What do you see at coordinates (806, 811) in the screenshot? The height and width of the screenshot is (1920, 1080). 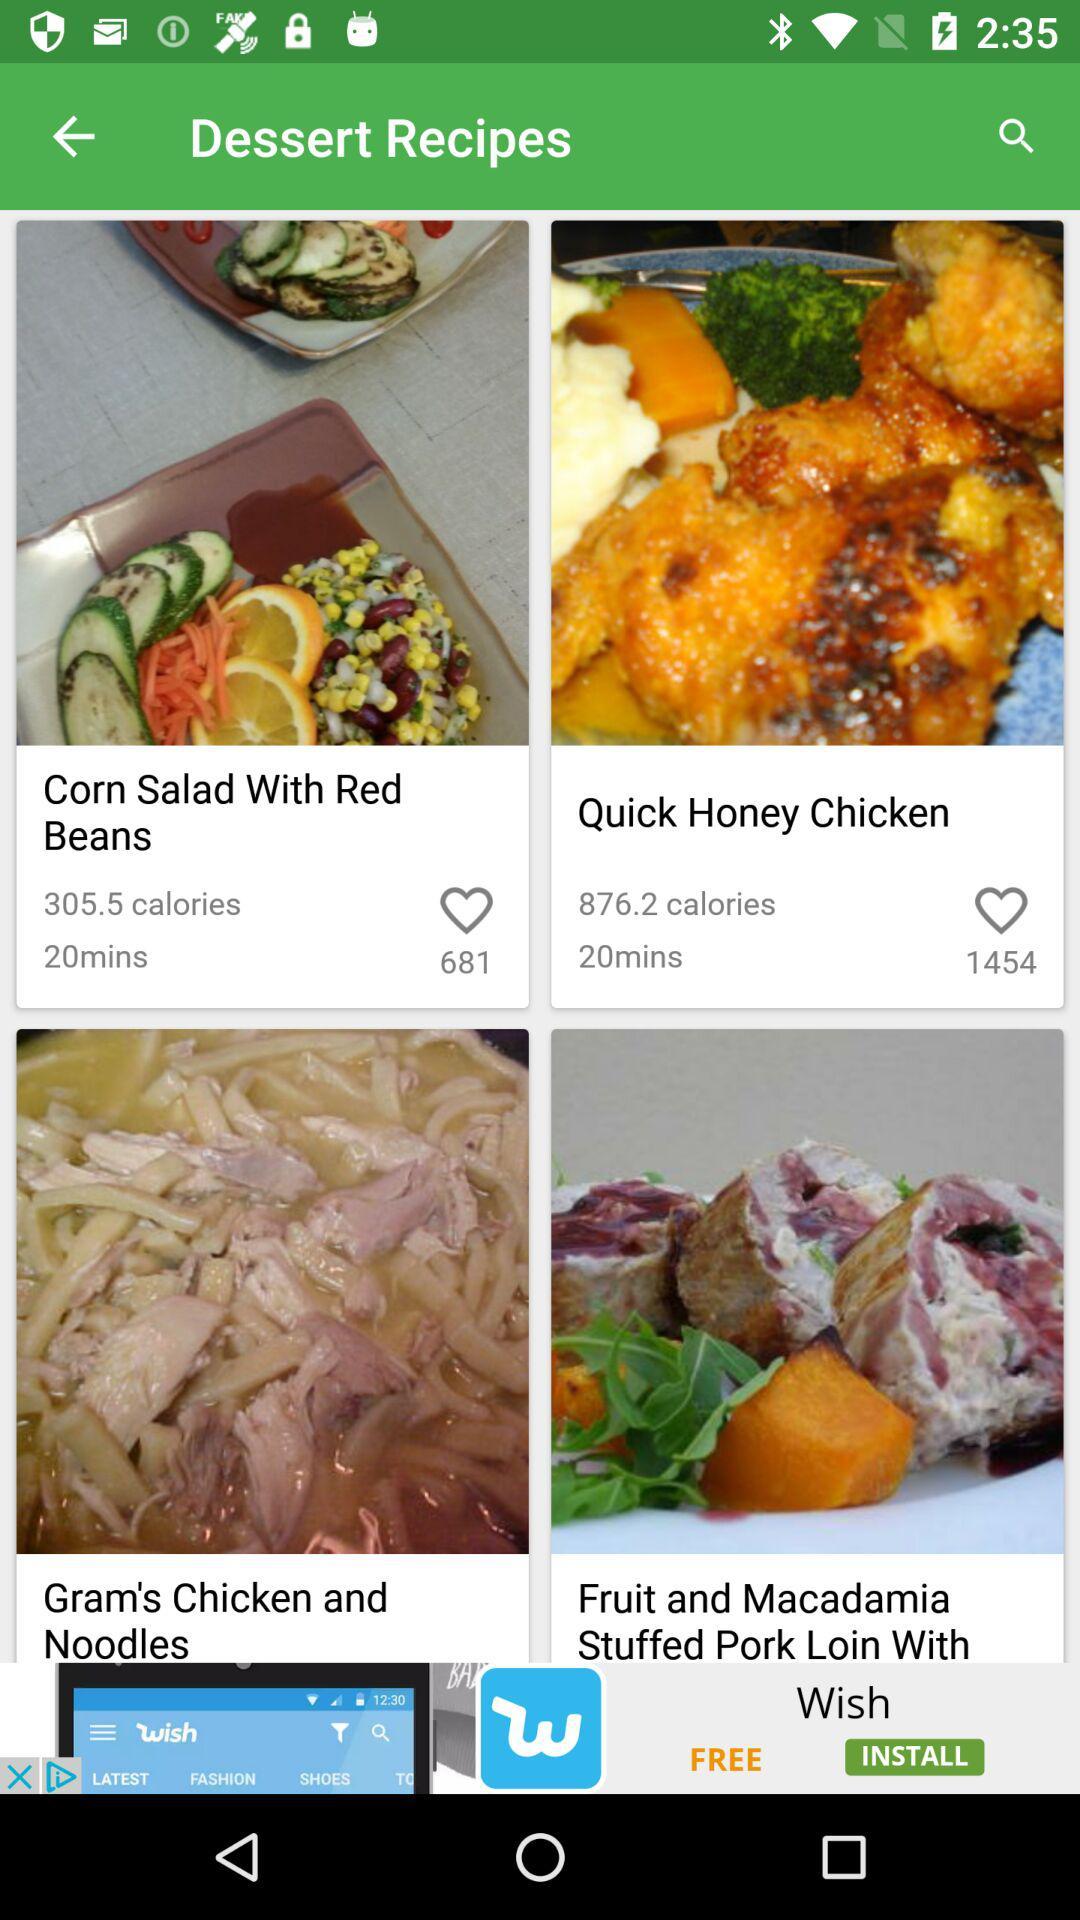 I see `quick honey chicken above 8762 calories` at bounding box center [806, 811].